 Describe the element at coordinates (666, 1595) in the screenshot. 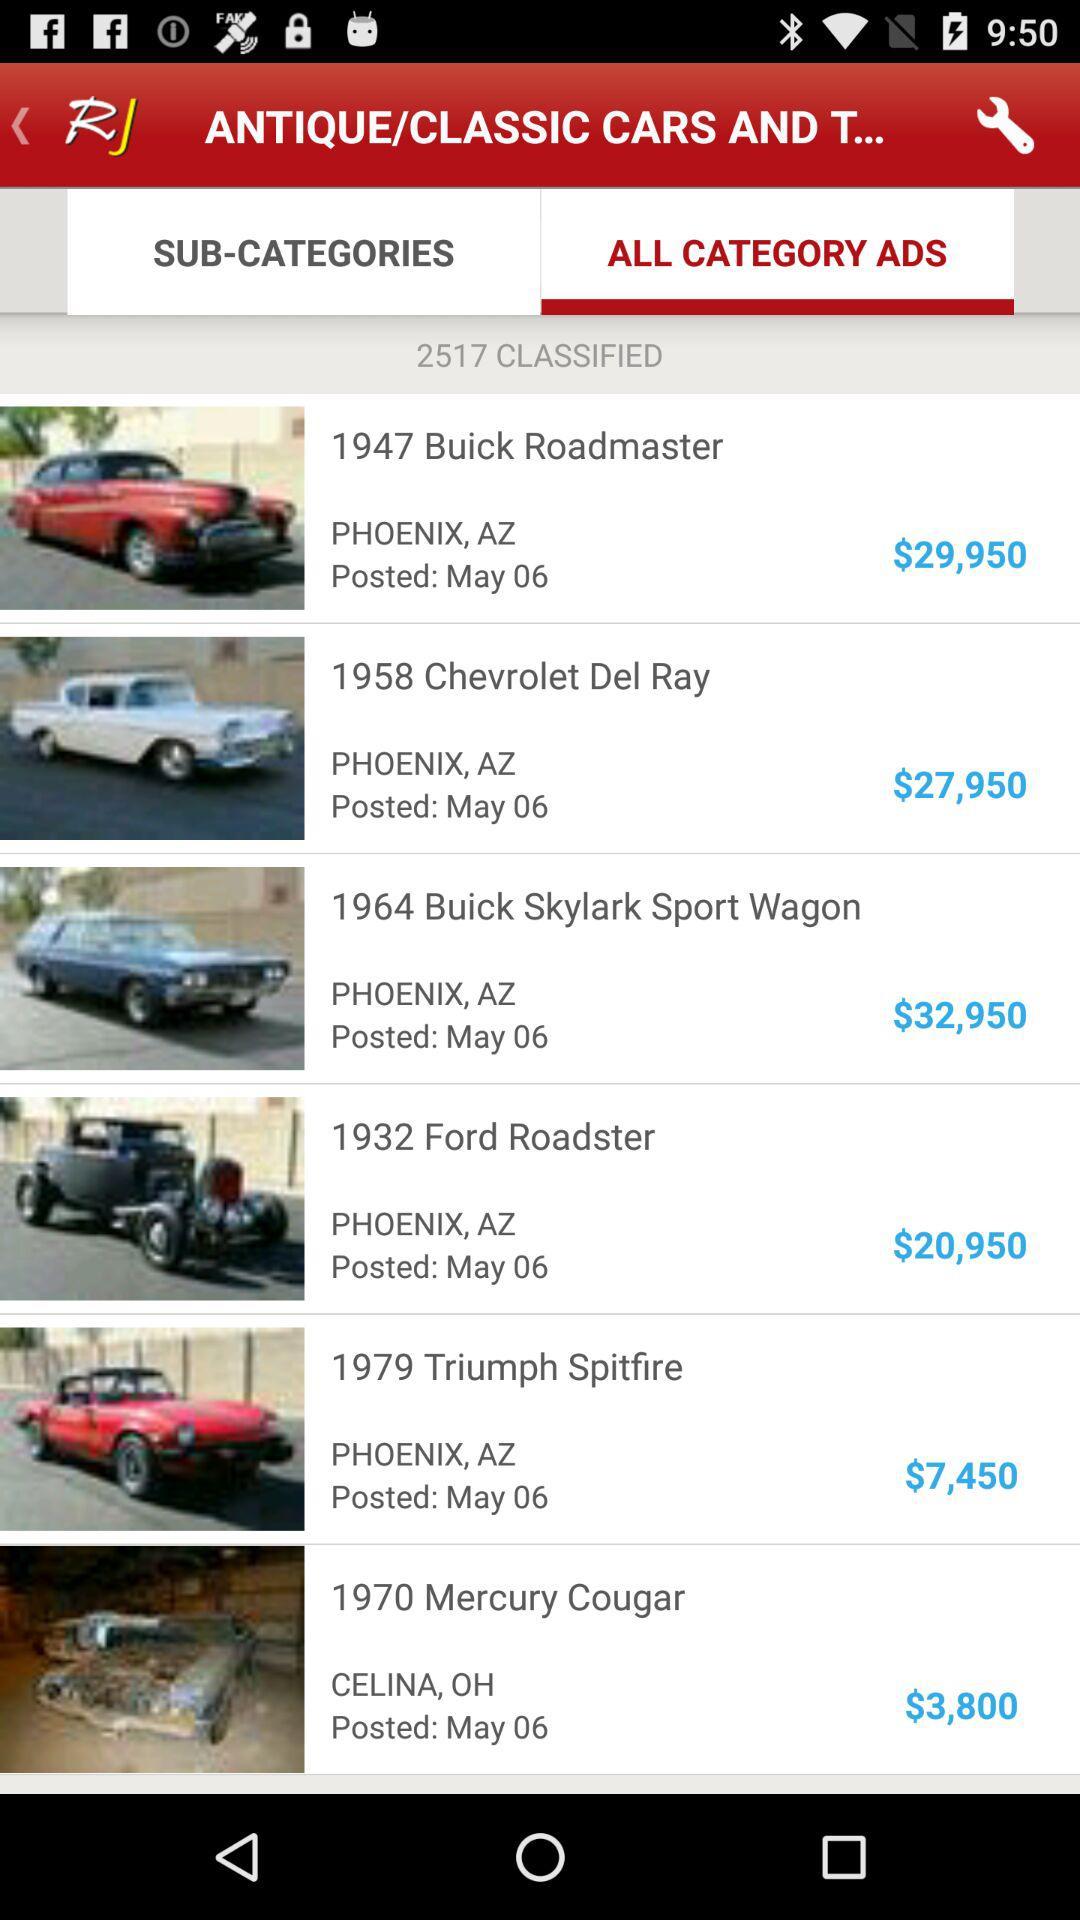

I see `1970 mercury cougar item` at that location.